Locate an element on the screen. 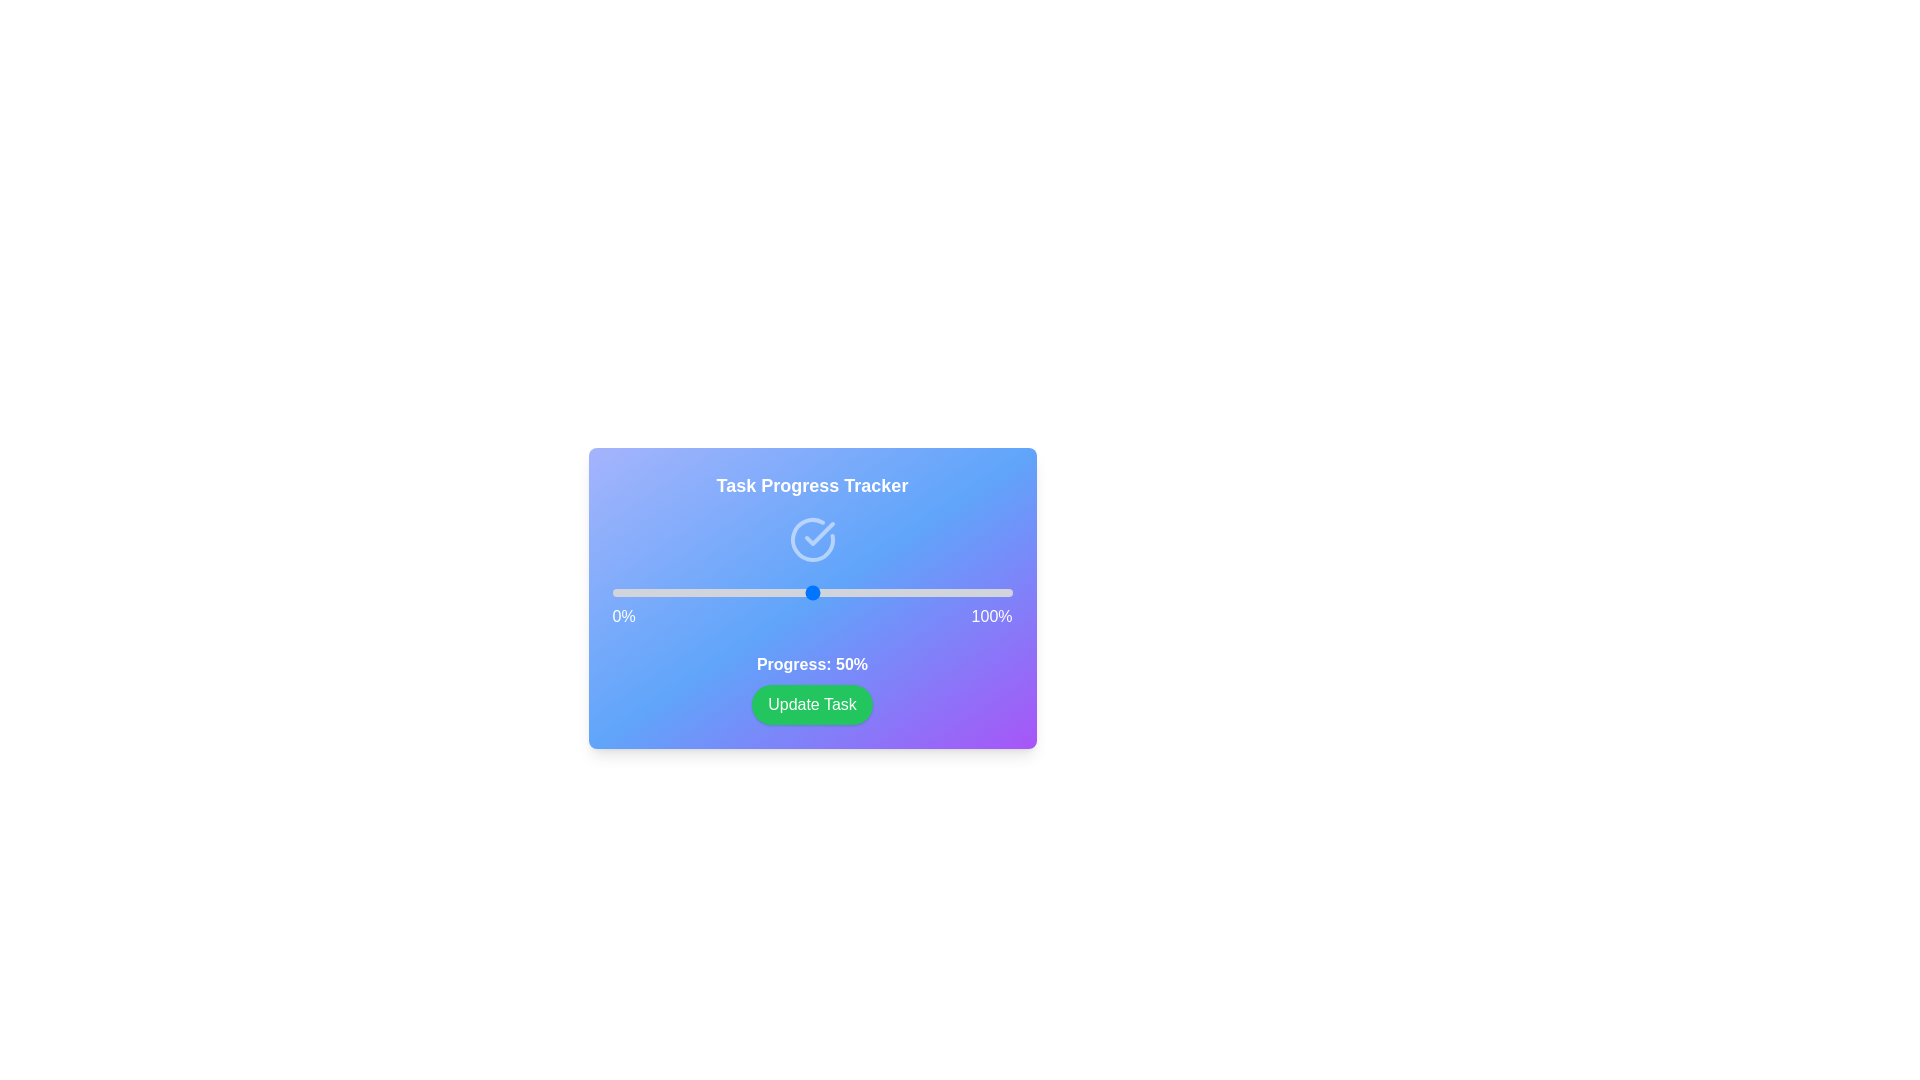 The width and height of the screenshot is (1920, 1080). 'Update Task' button is located at coordinates (812, 704).